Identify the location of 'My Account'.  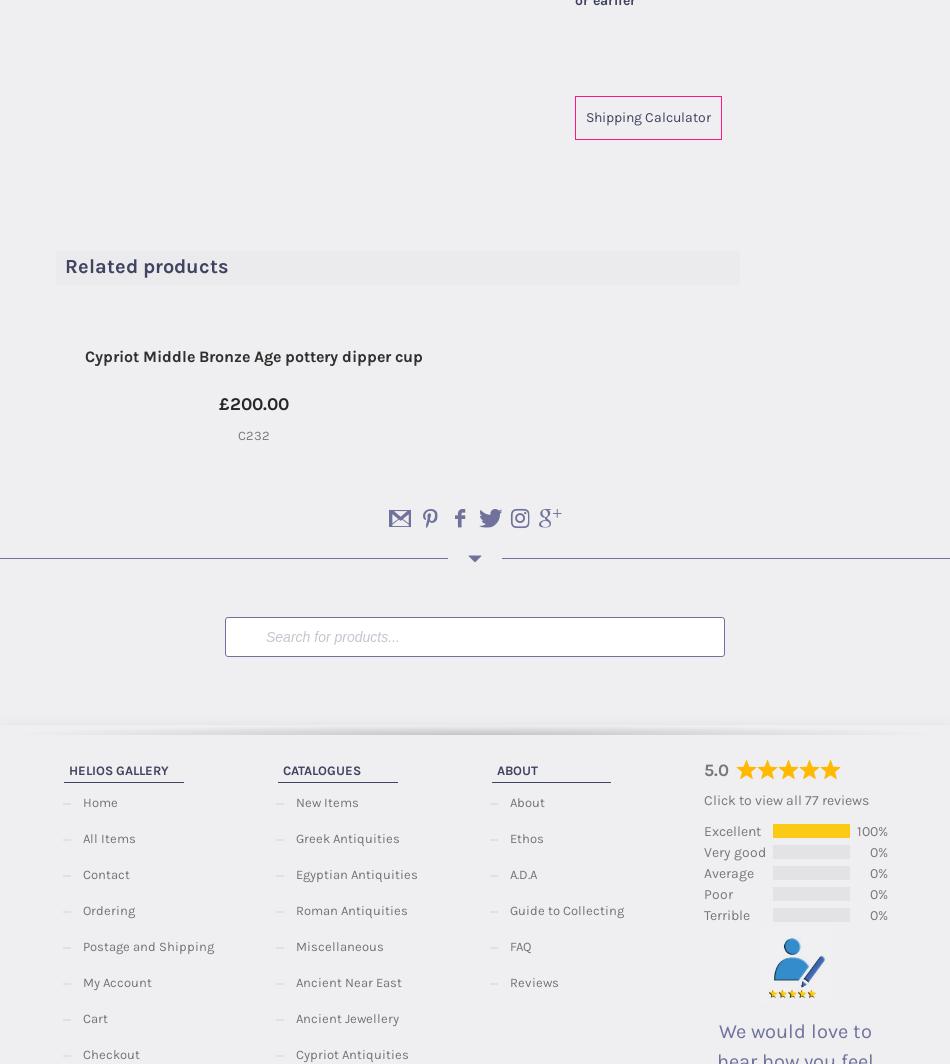
(81, 981).